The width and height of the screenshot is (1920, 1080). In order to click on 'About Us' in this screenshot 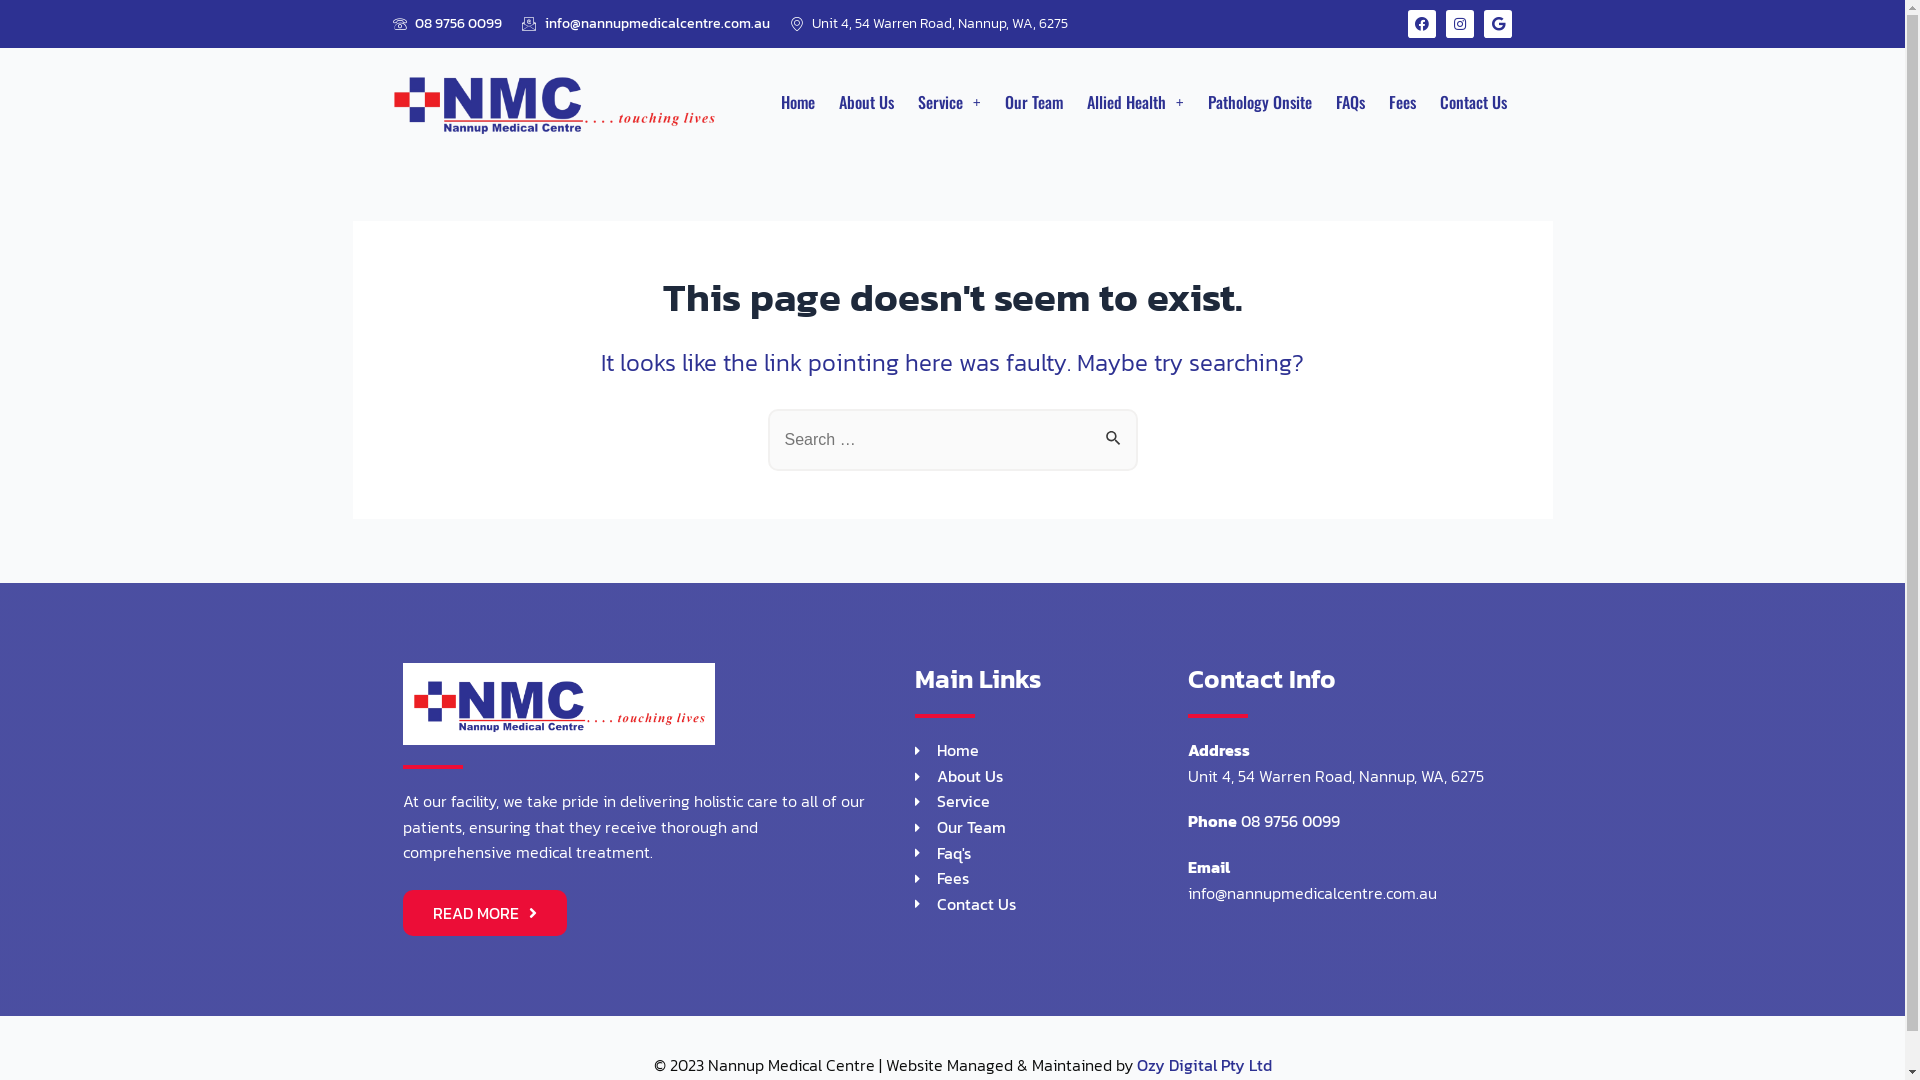, I will do `click(866, 101)`.